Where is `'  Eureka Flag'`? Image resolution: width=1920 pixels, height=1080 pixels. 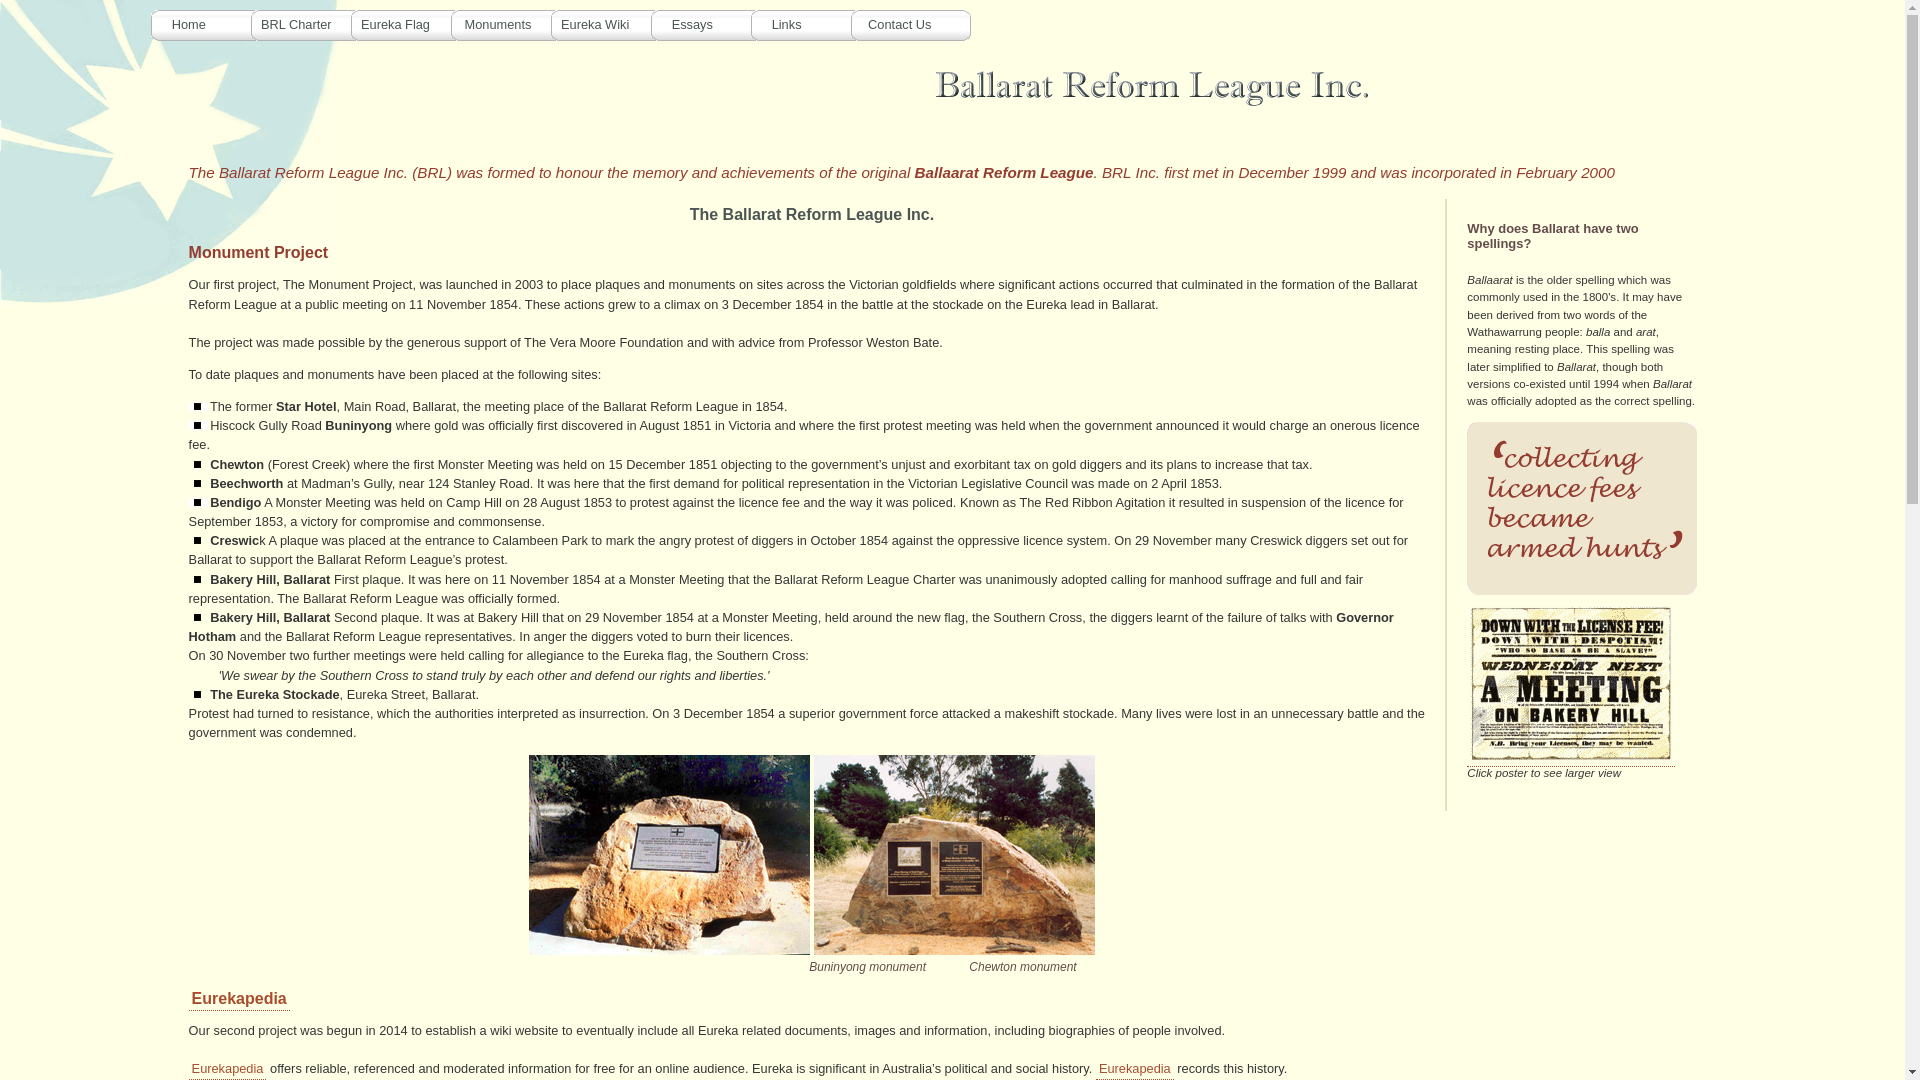 '  Eureka Flag' is located at coordinates (410, 23).